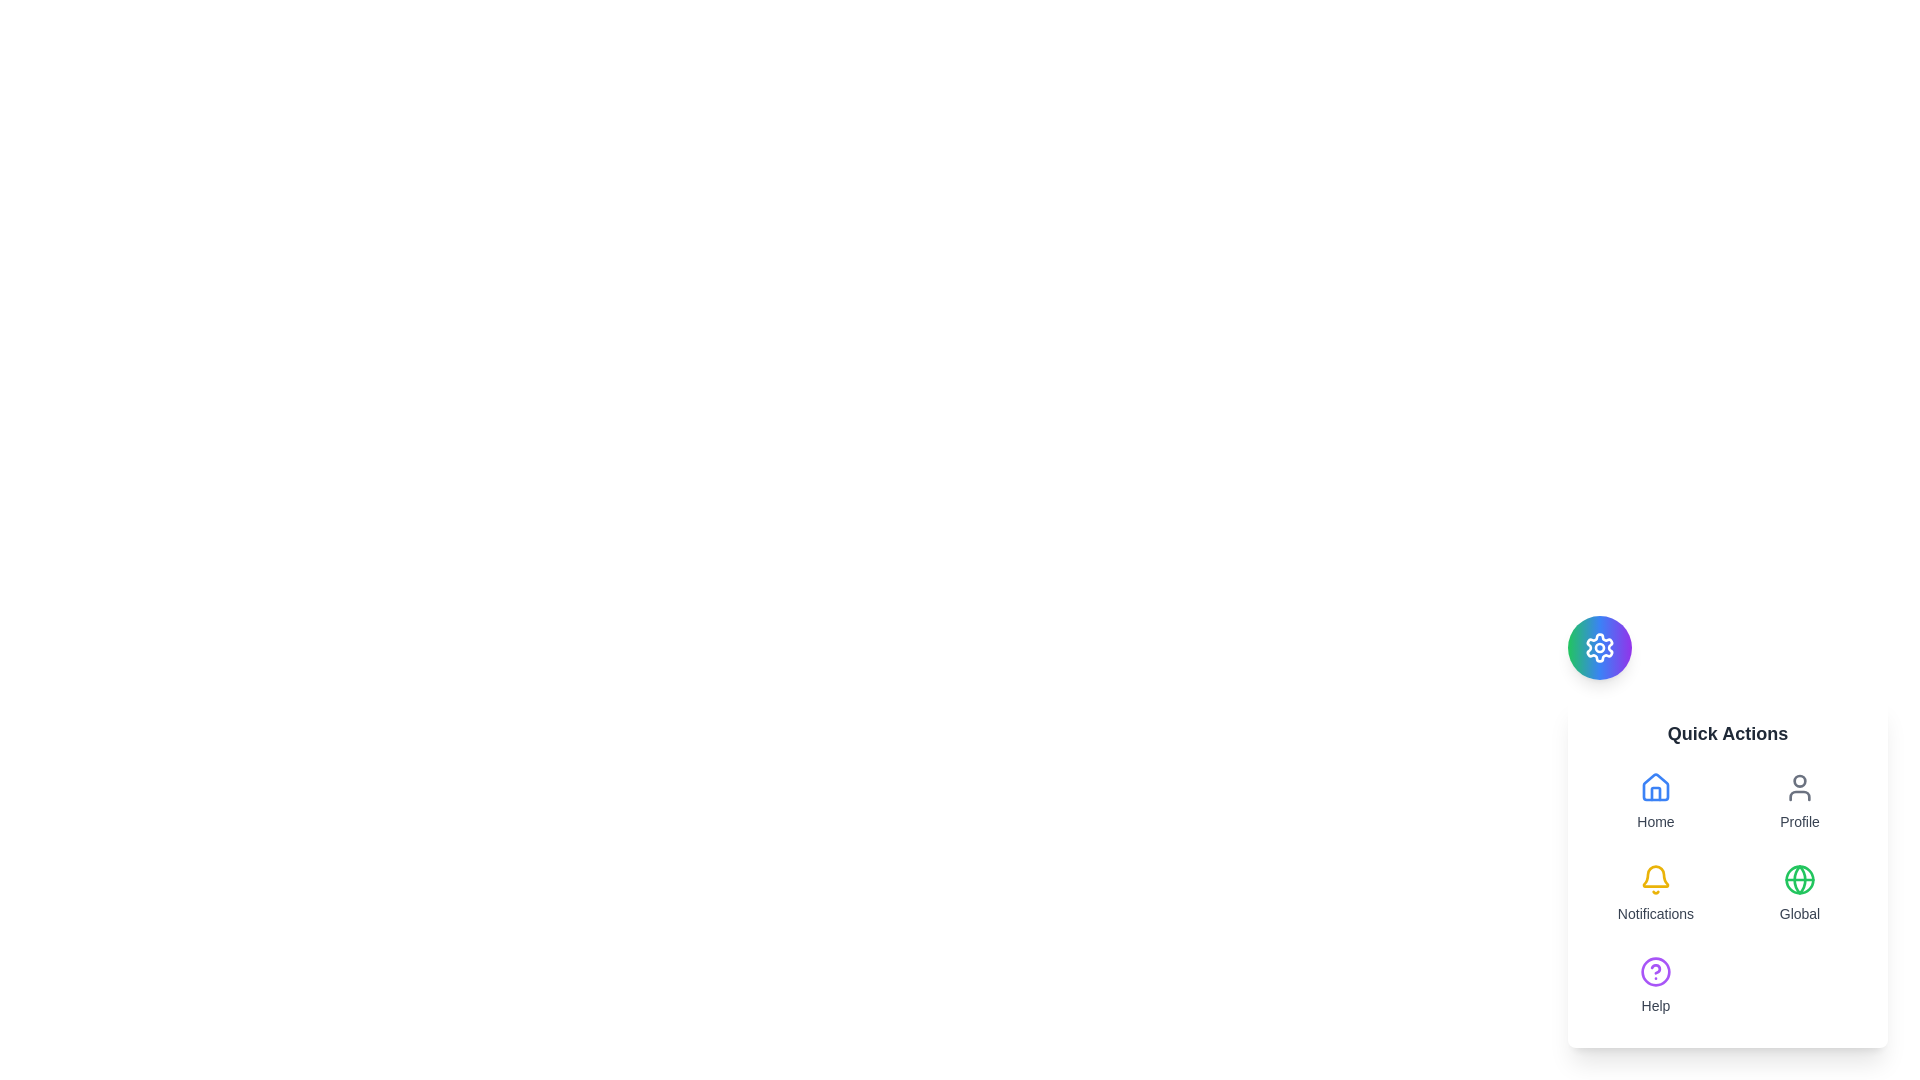 This screenshot has height=1080, width=1920. What do you see at coordinates (1727, 733) in the screenshot?
I see `the Text Label that serves as a title or heading within the rectangular card at the bottom-right corner of the interface, positioned above the grid layout of options` at bounding box center [1727, 733].